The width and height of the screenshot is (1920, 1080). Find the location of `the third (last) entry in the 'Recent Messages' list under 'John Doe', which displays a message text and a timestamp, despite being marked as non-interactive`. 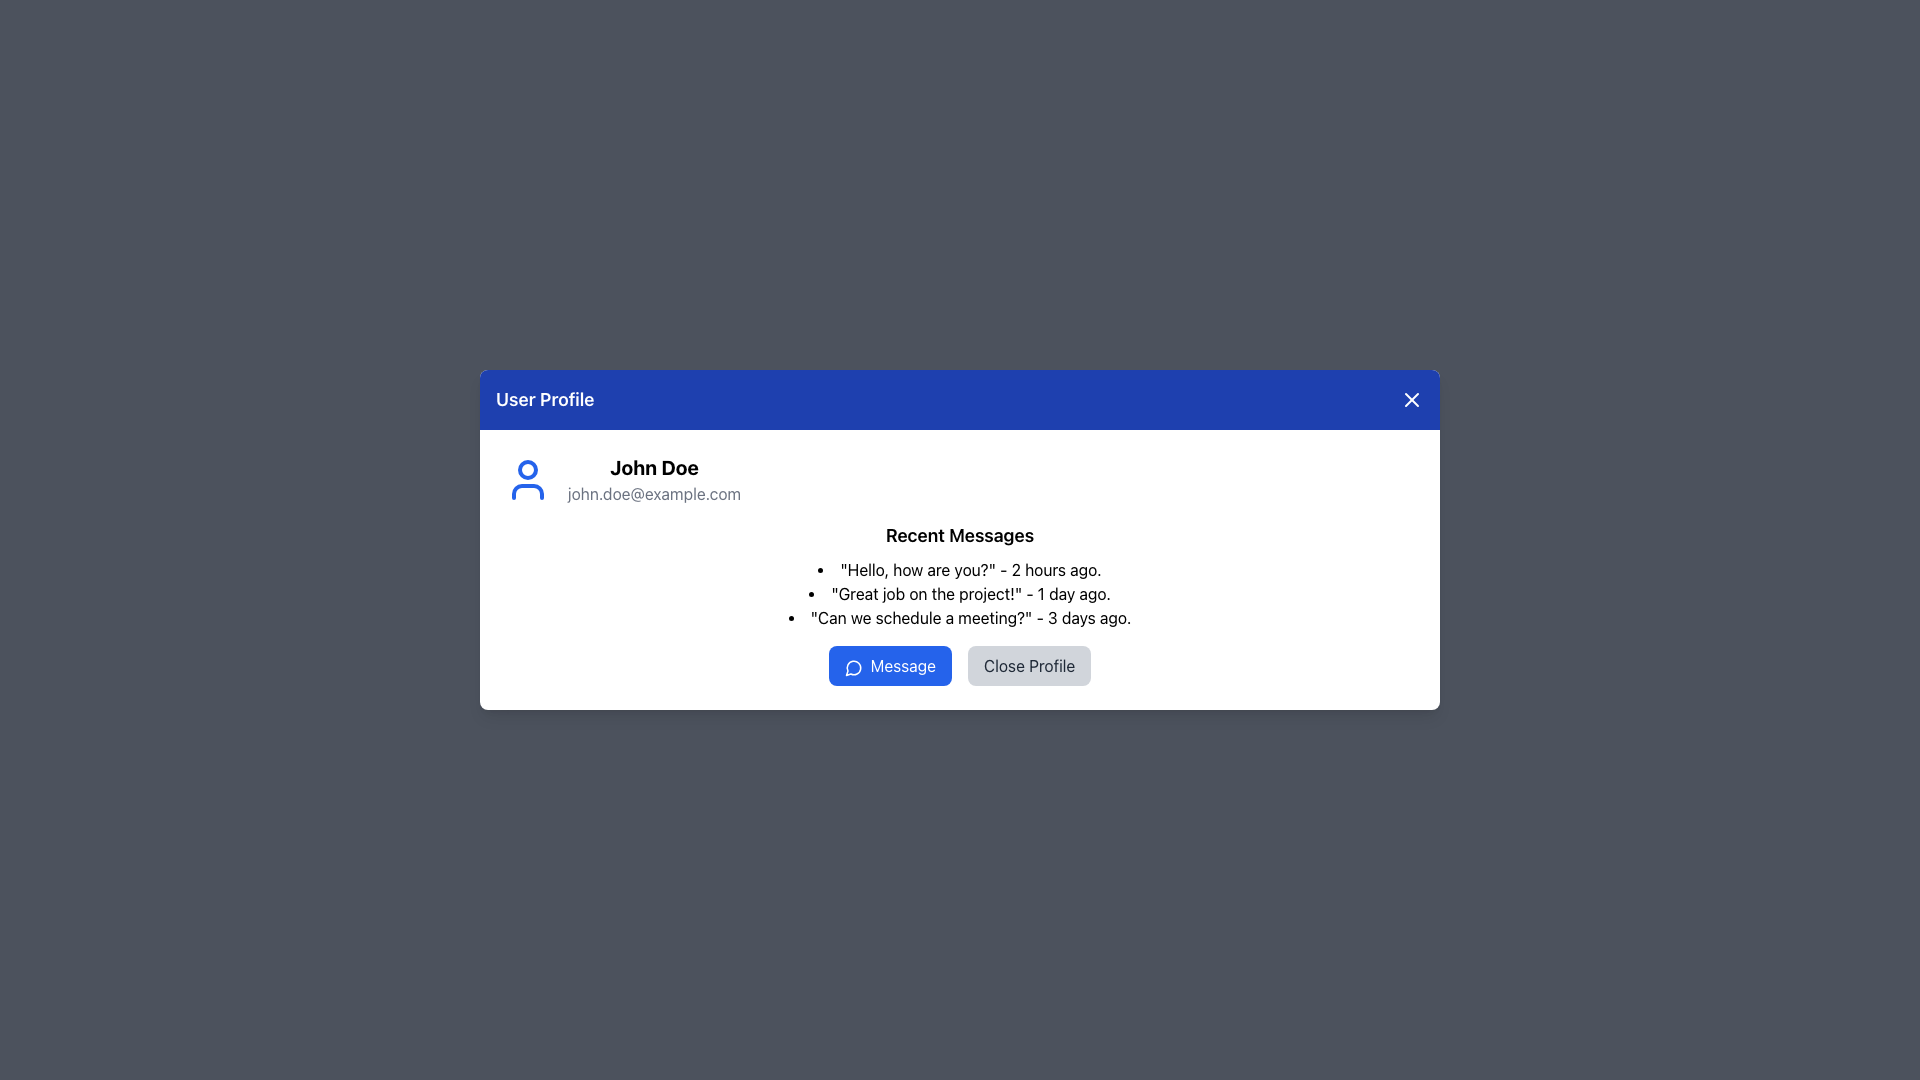

the third (last) entry in the 'Recent Messages' list under 'John Doe', which displays a message text and a timestamp, despite being marked as non-interactive is located at coordinates (960, 616).